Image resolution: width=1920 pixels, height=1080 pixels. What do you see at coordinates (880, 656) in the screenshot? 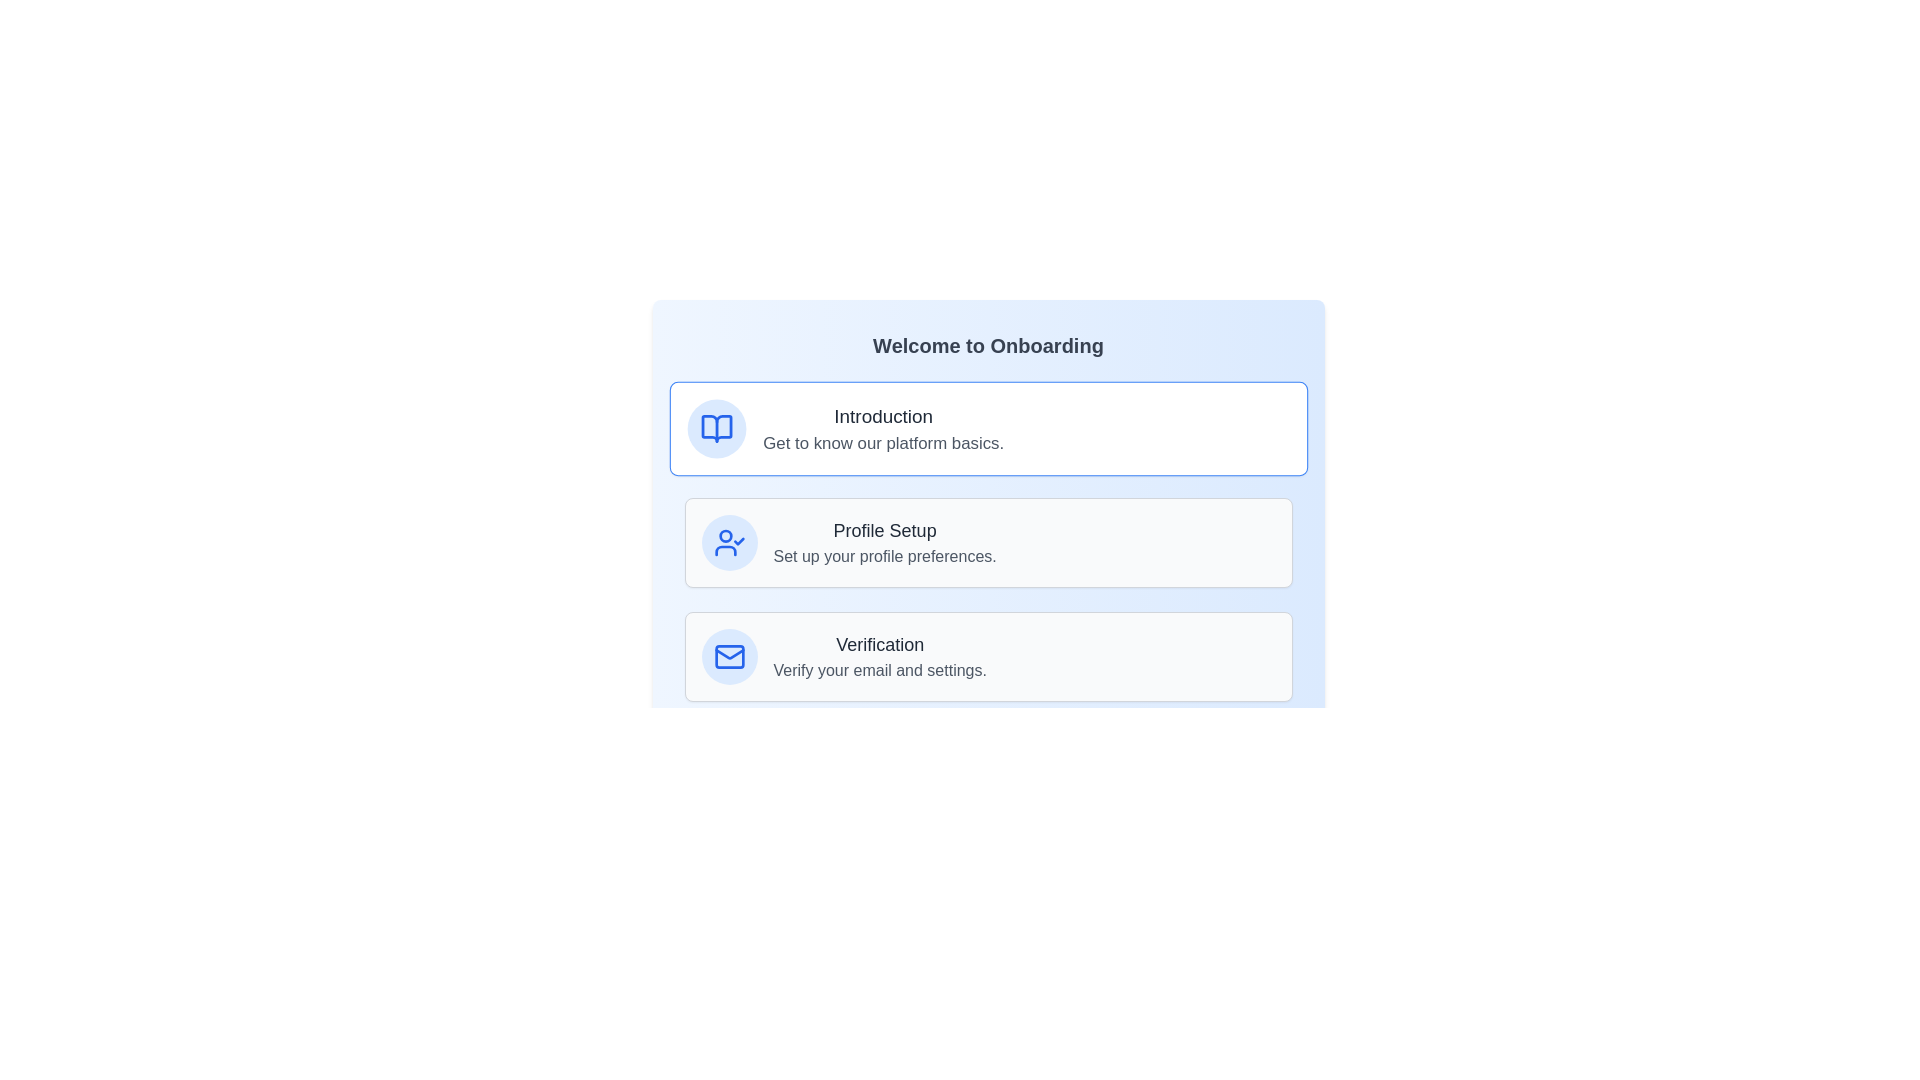
I see `text block containing 'Verification' and 'Verify your email and settings.' which is the third item in the onboarding steps` at bounding box center [880, 656].